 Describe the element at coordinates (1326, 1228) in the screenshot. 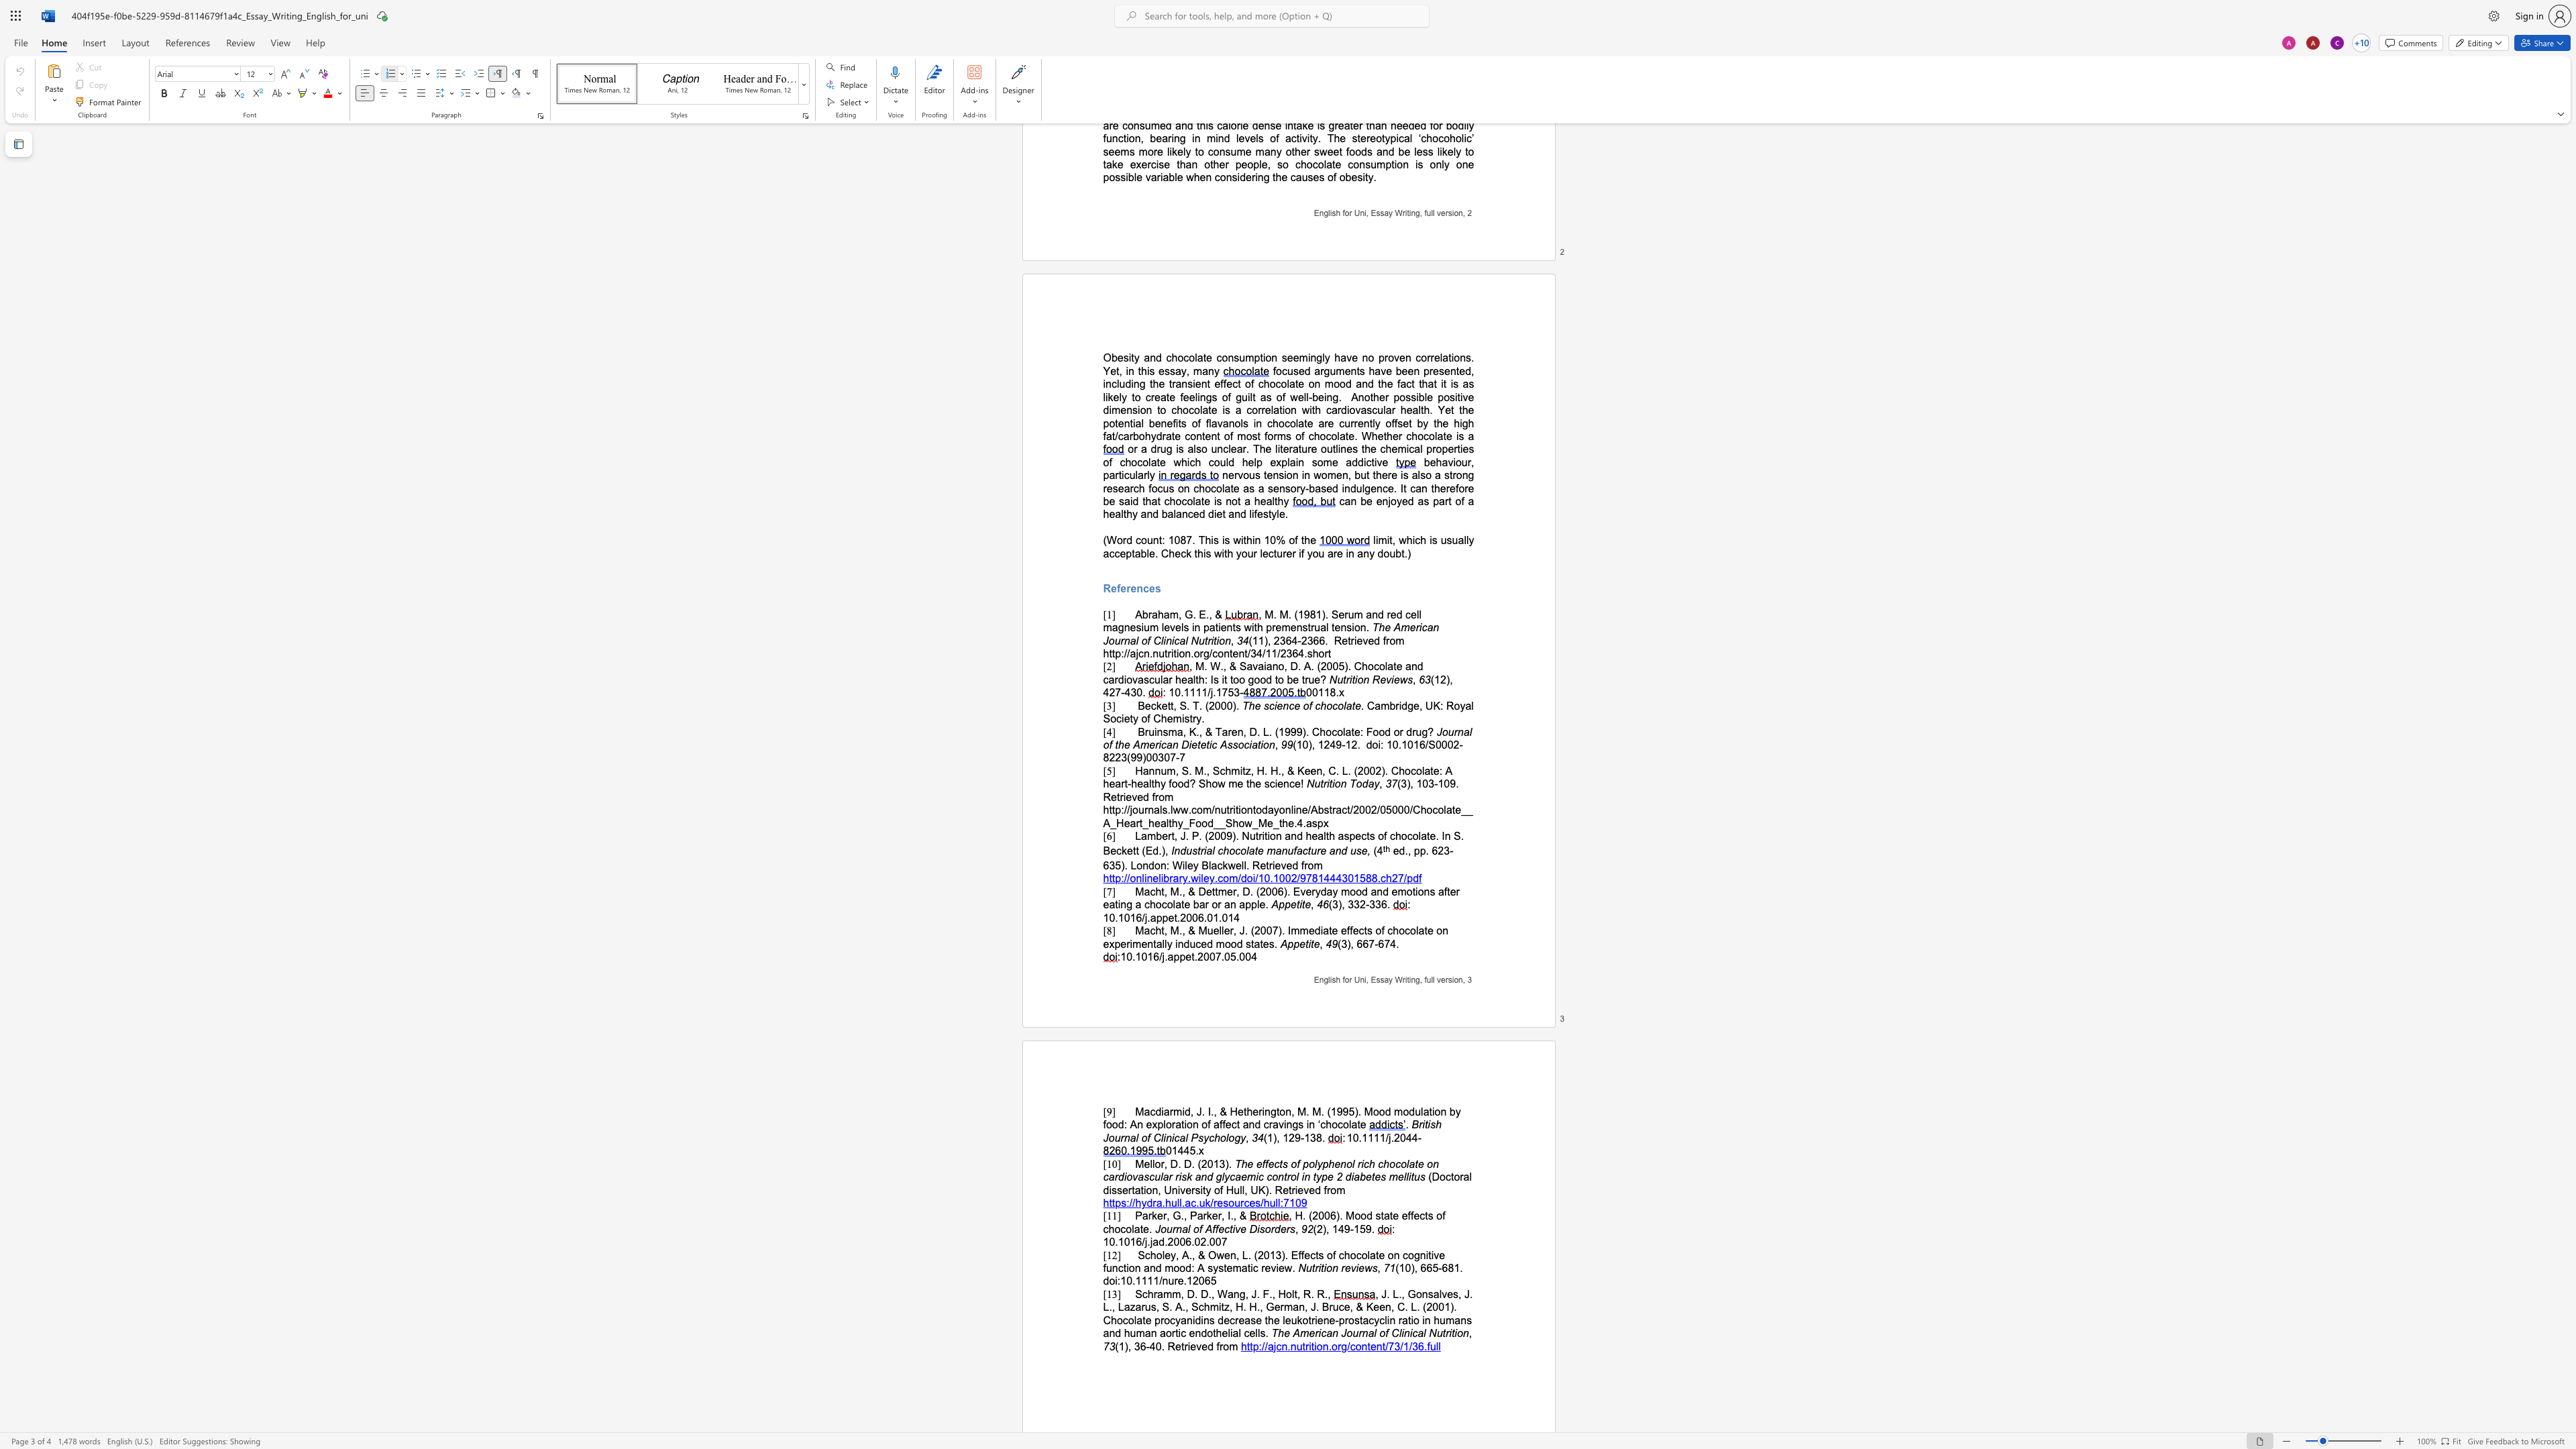

I see `the space between the continuous character ")" and "," in the text` at that location.